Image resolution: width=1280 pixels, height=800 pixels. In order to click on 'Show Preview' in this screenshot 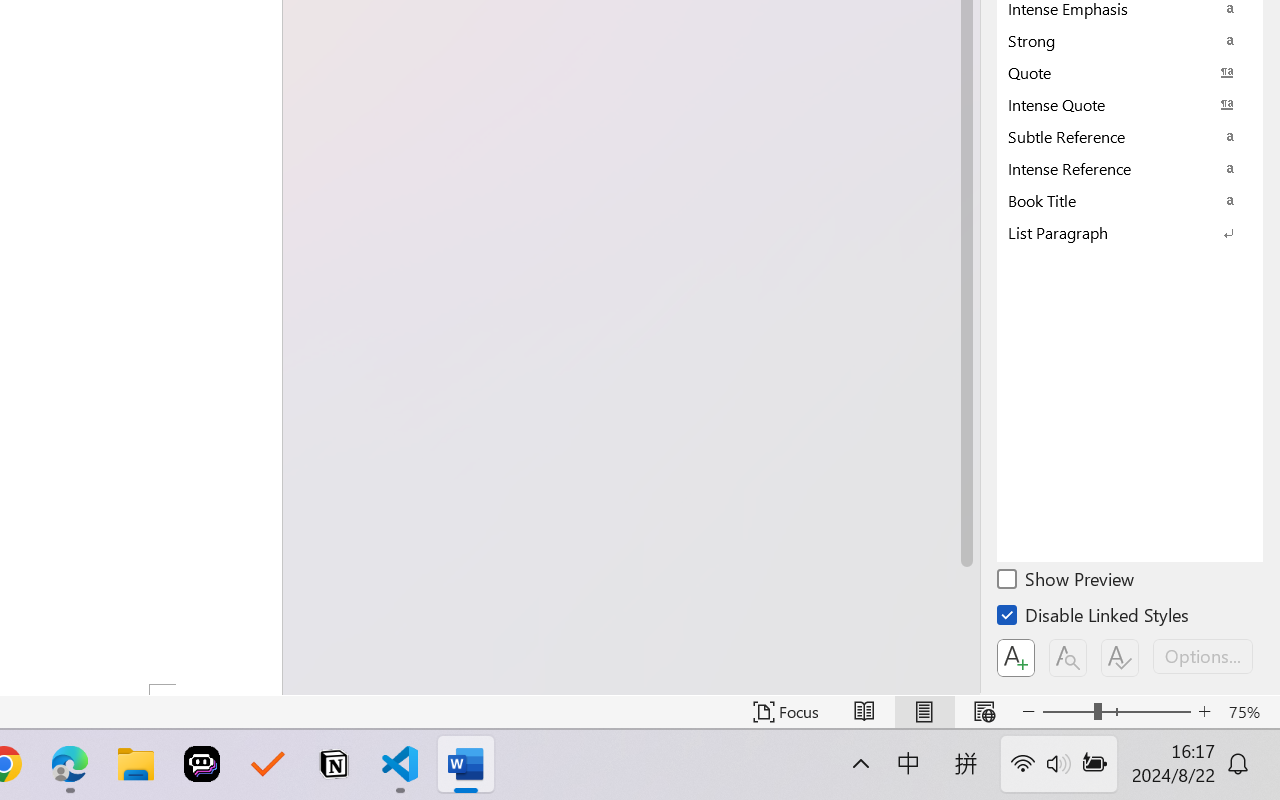, I will do `click(1066, 581)`.